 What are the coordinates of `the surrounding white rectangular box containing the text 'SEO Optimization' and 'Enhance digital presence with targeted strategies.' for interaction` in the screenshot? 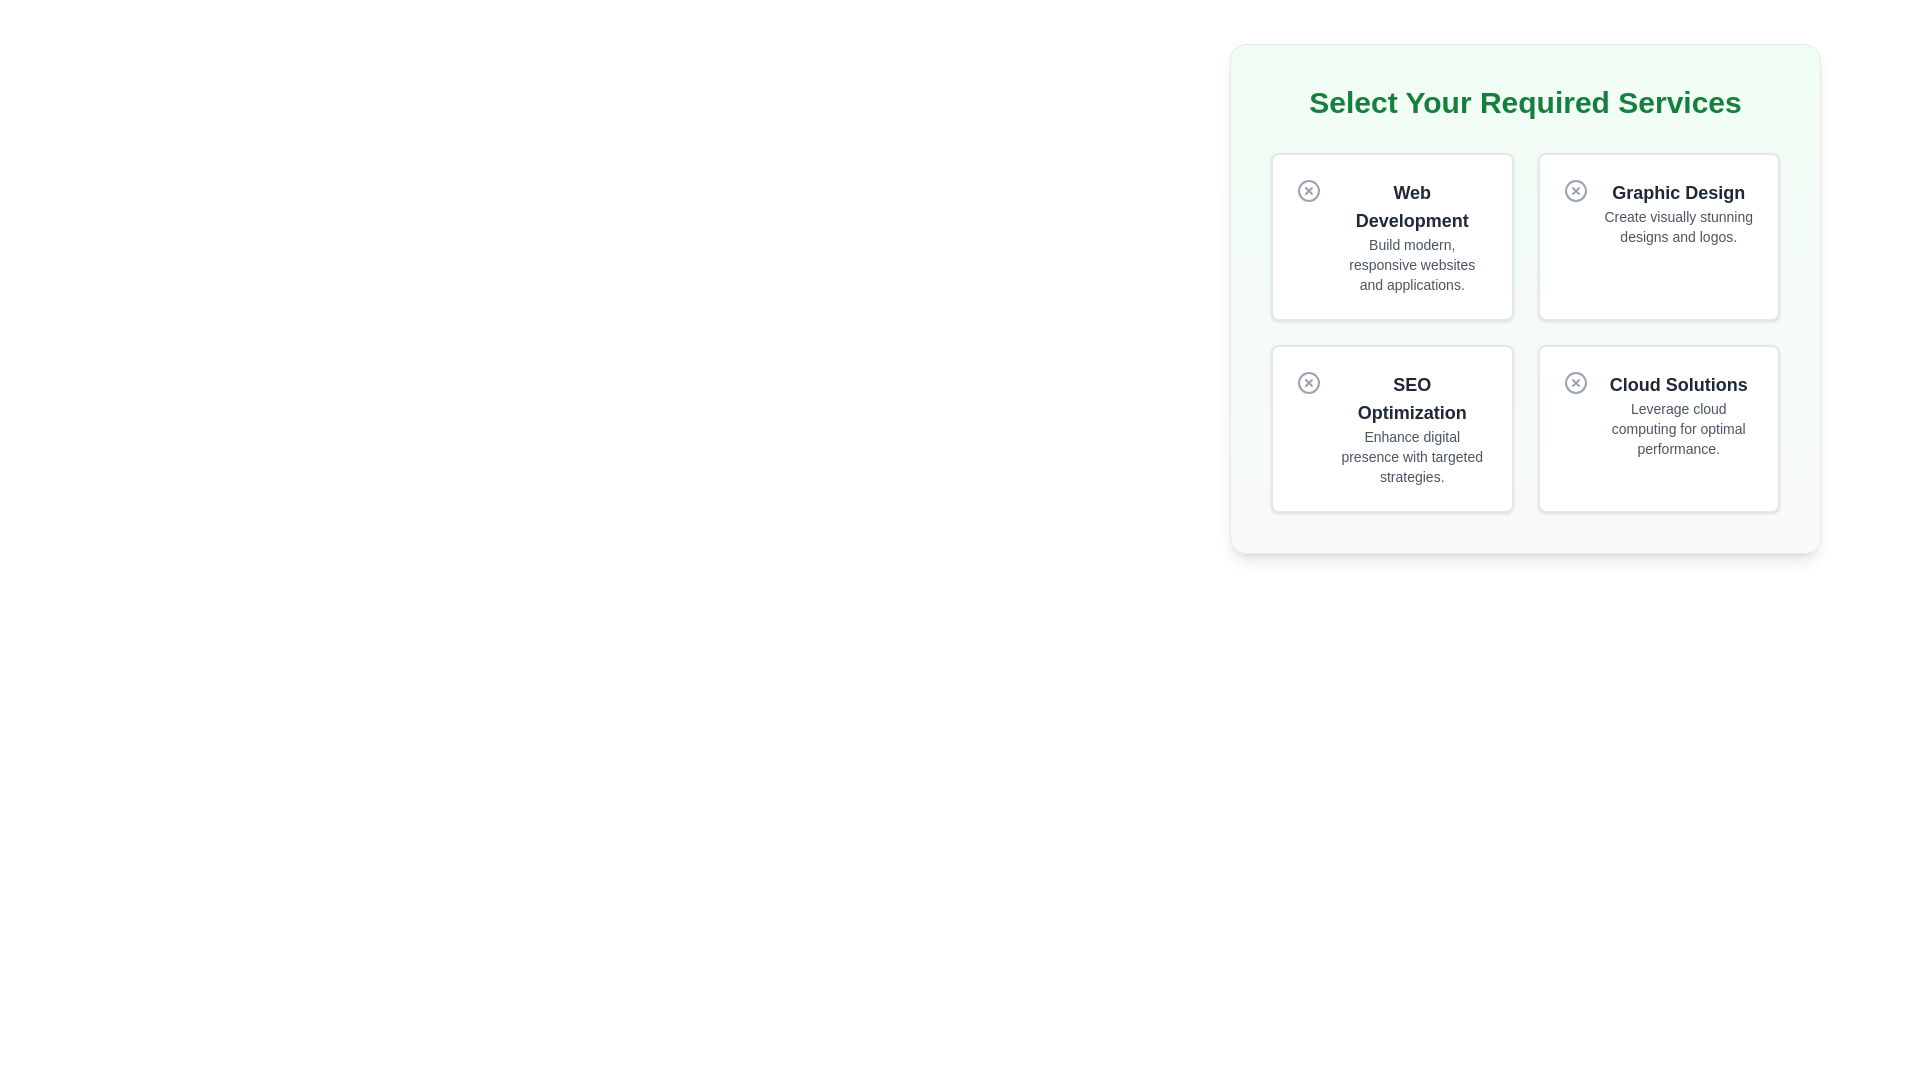 It's located at (1411, 427).